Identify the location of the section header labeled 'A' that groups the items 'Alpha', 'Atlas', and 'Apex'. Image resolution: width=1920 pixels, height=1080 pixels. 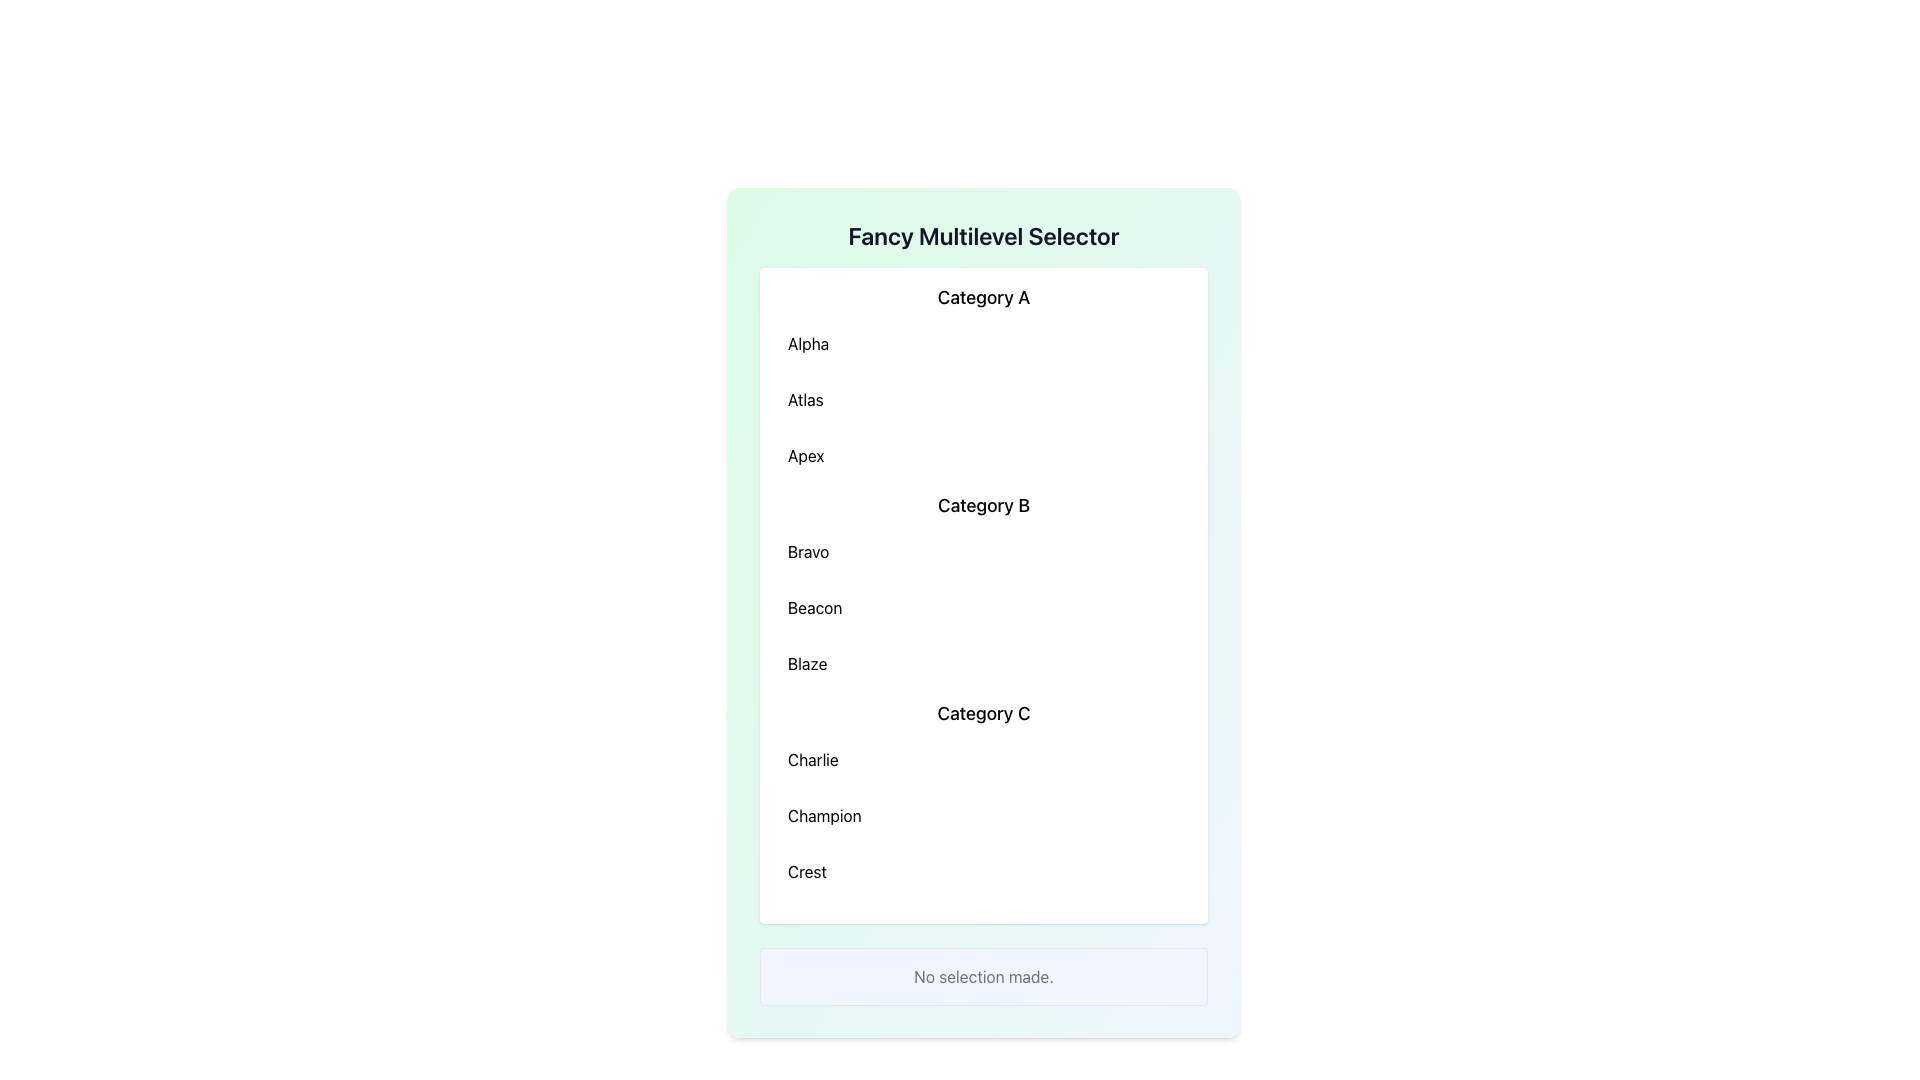
(983, 297).